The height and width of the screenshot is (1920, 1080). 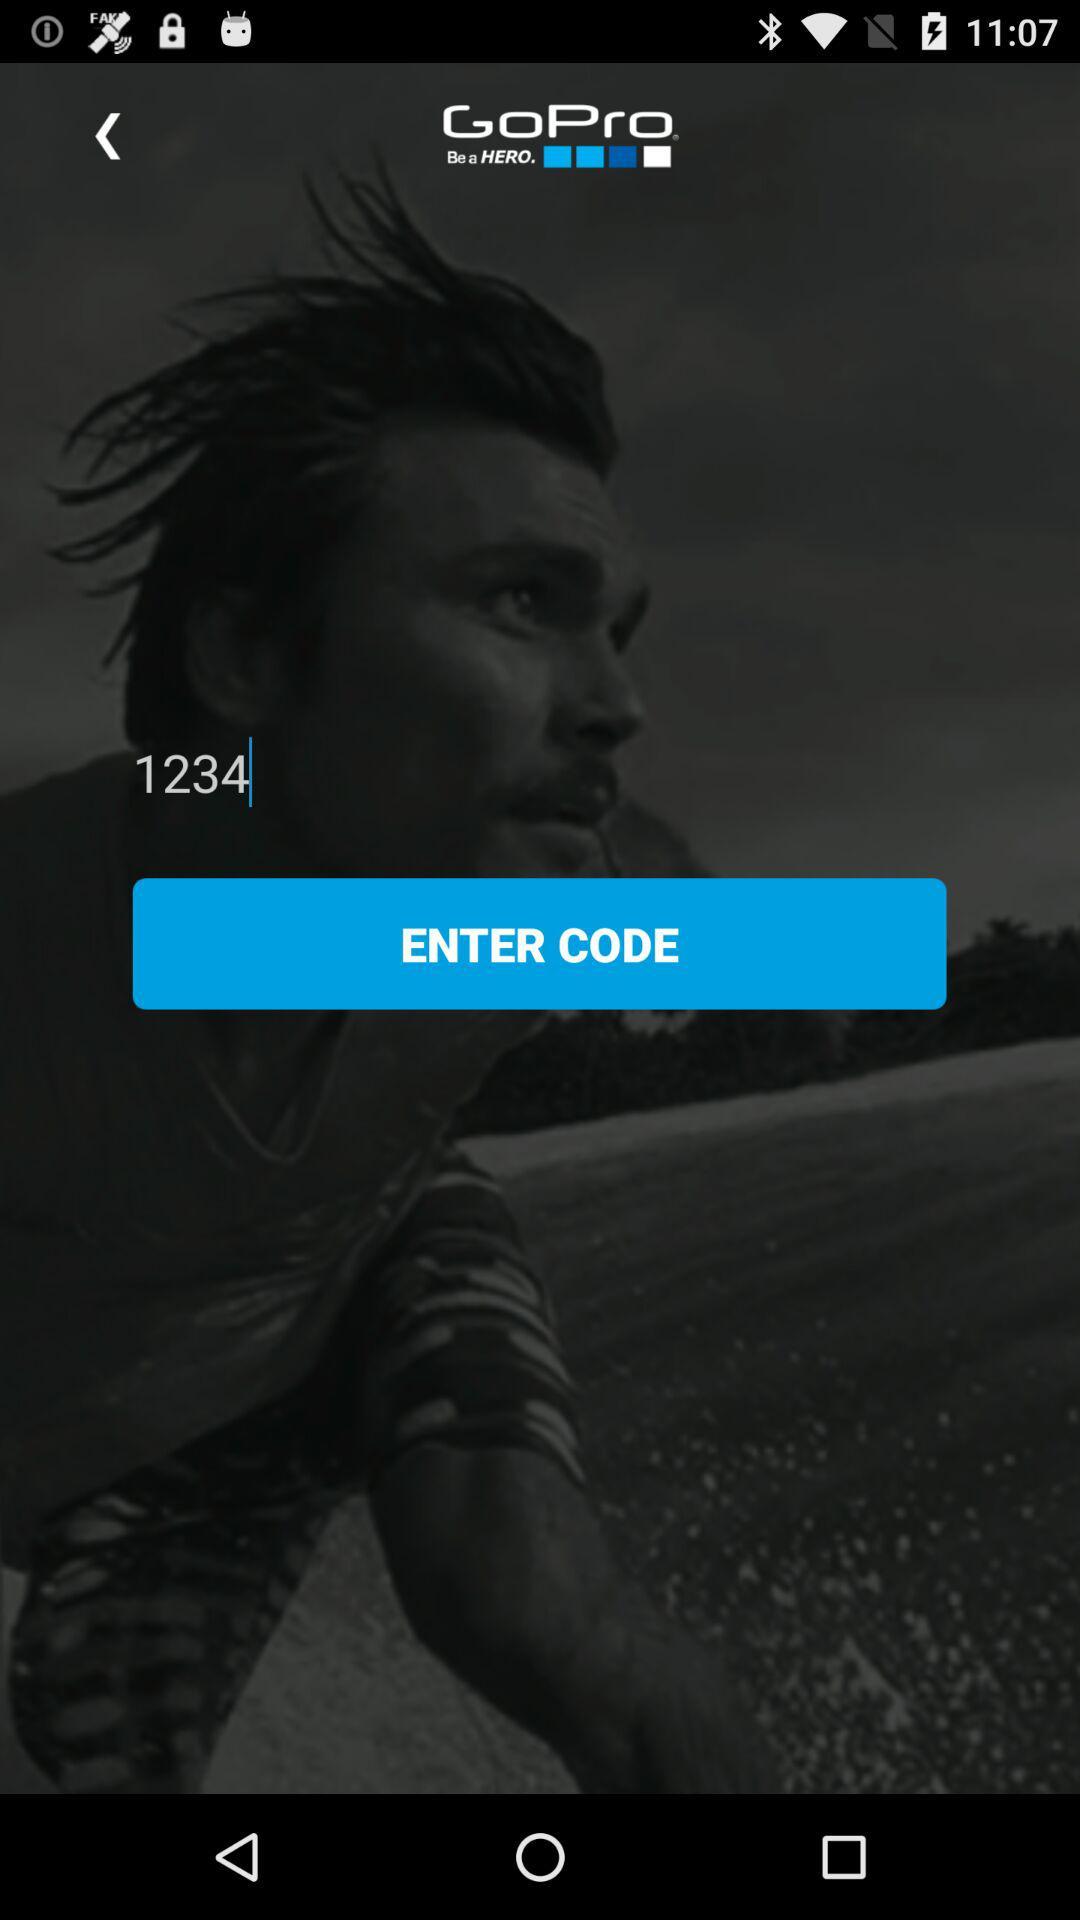 I want to click on go back, so click(x=107, y=135).